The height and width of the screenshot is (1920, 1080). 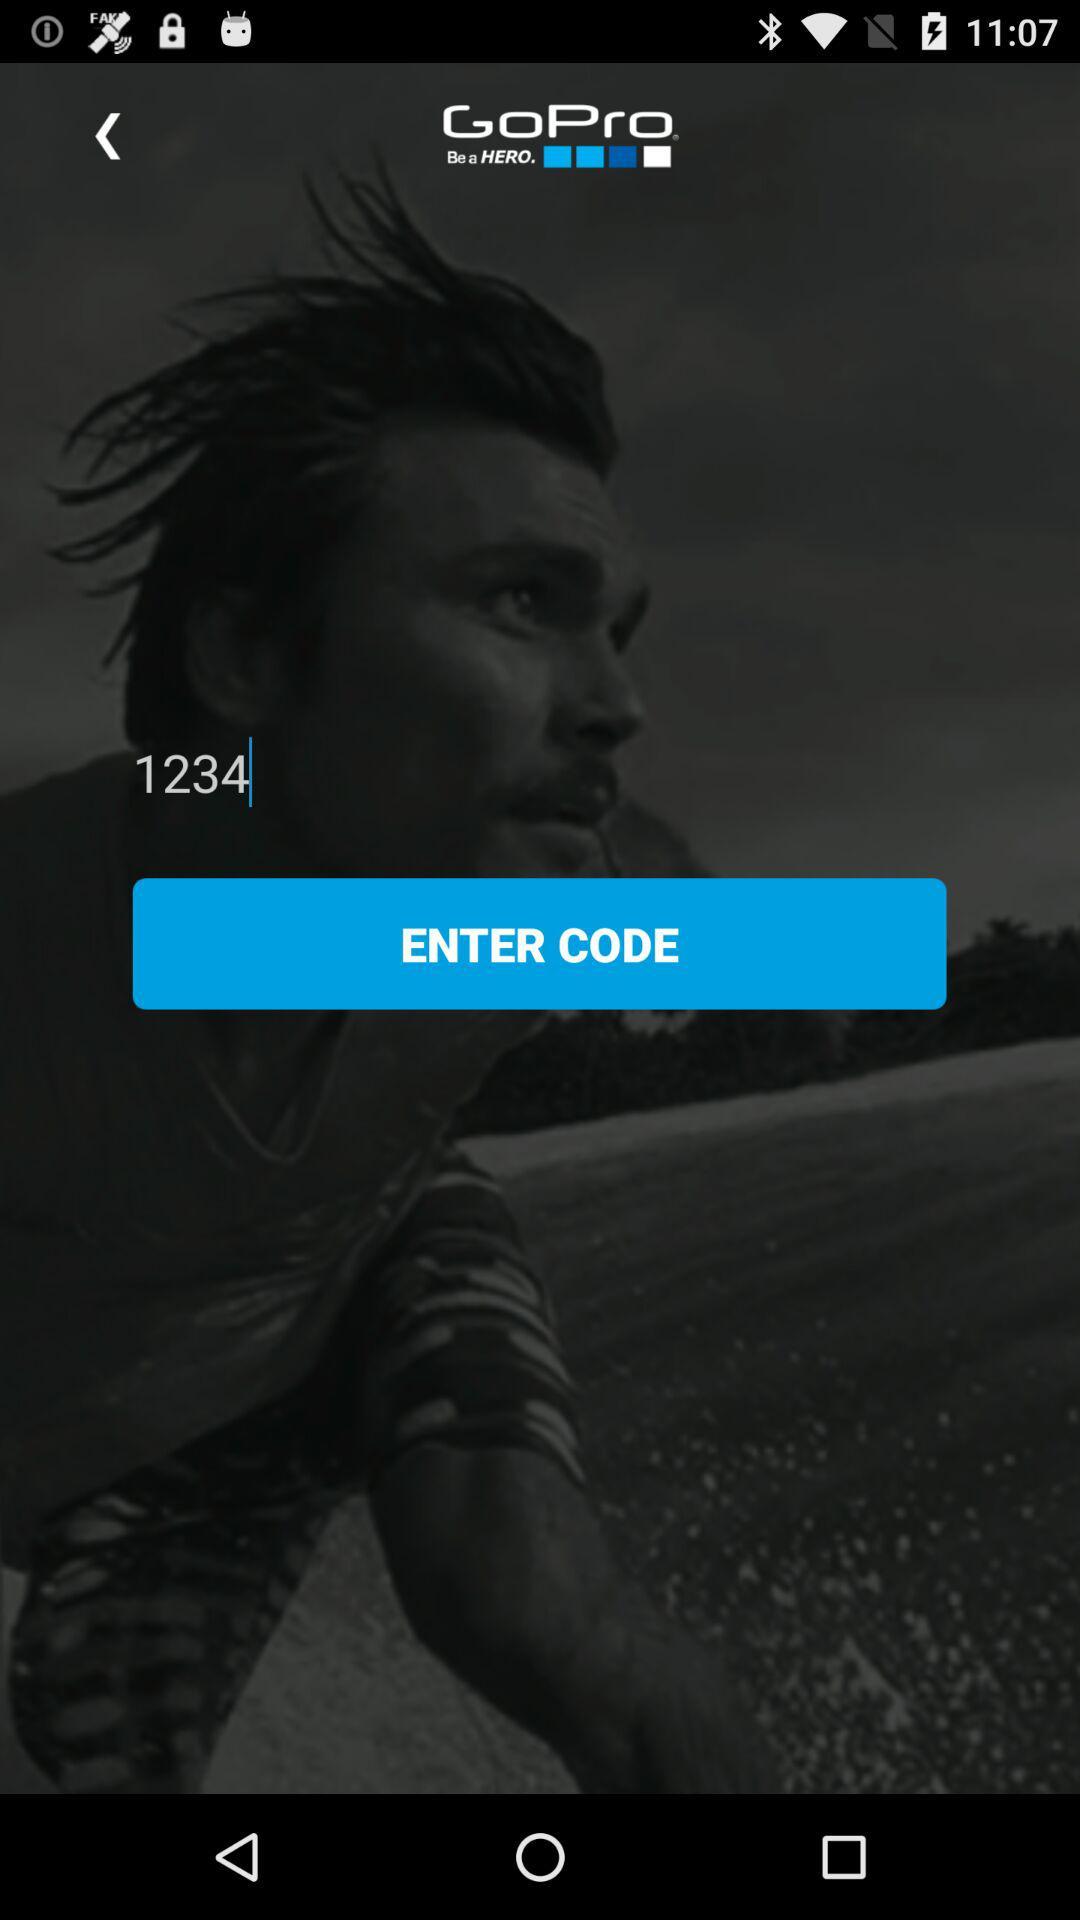 I want to click on go back, so click(x=107, y=135).